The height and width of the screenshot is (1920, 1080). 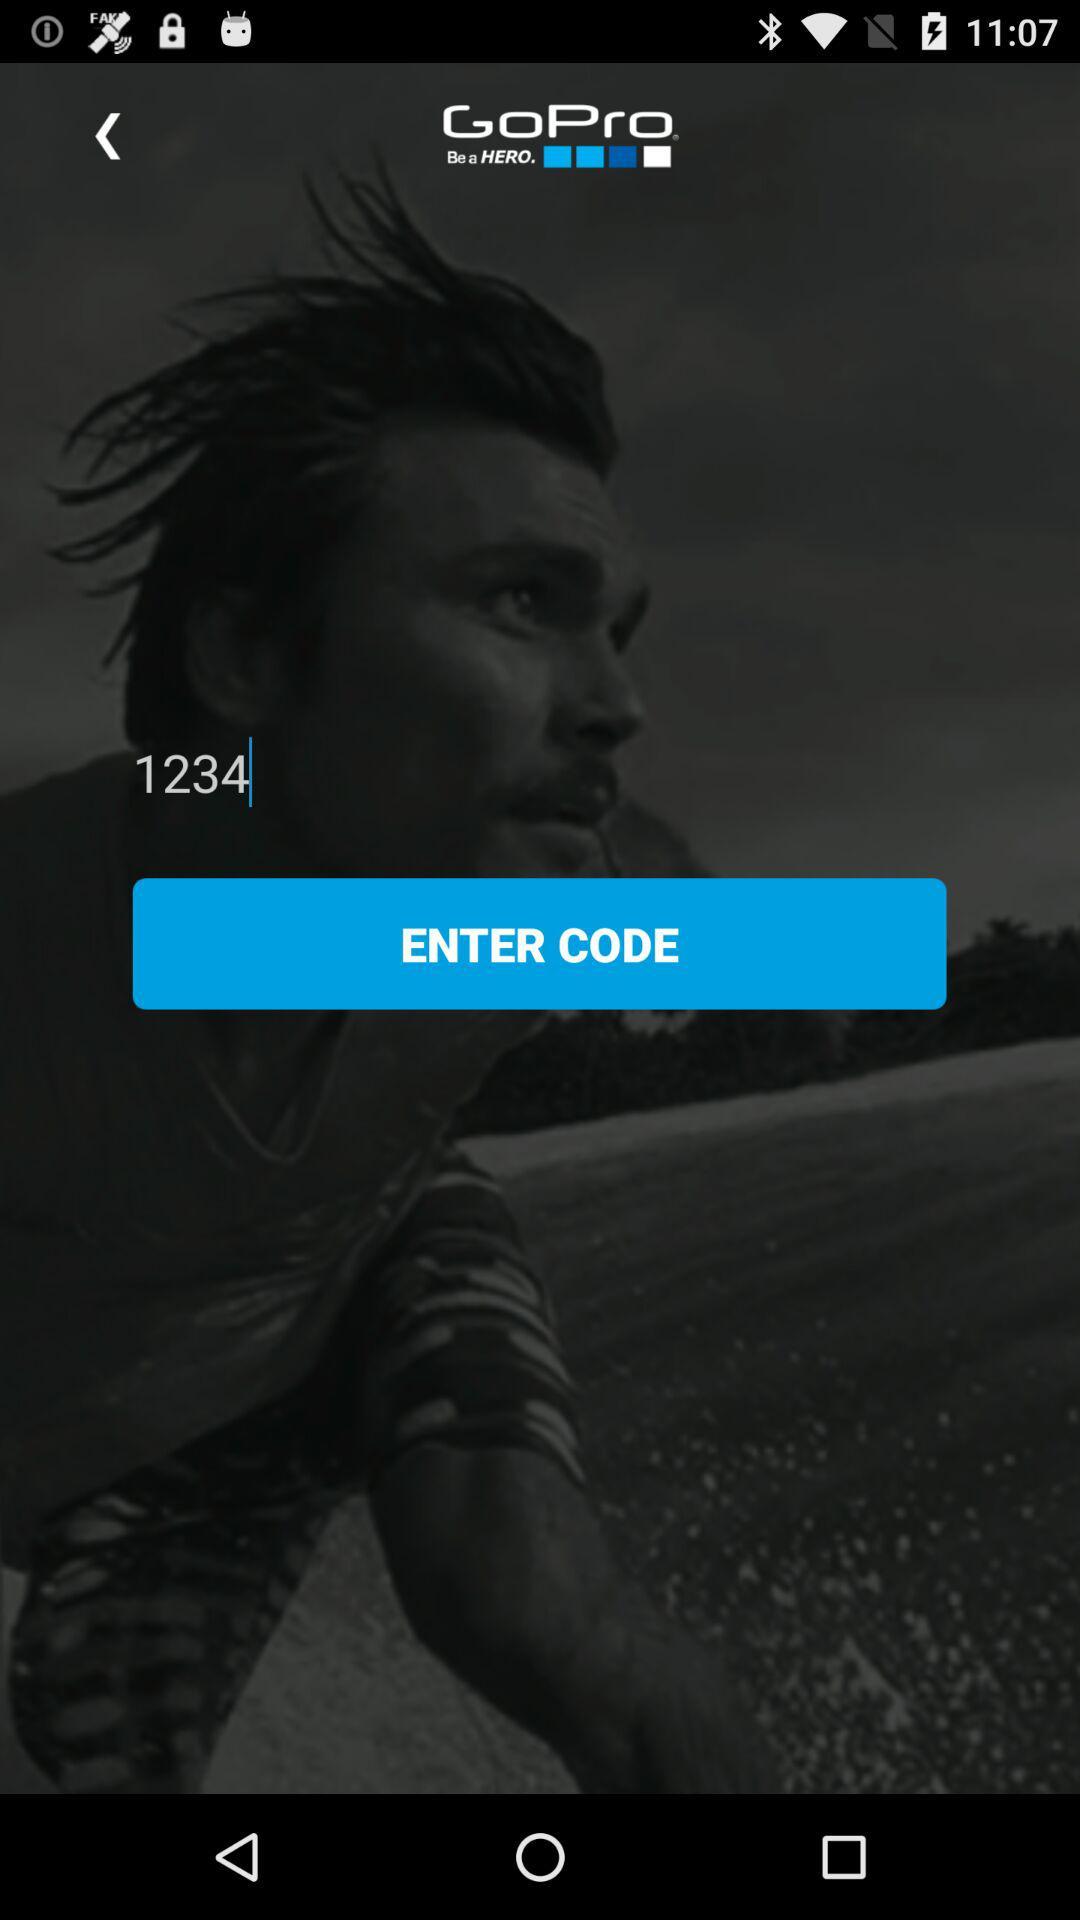 I want to click on go back, so click(x=107, y=135).